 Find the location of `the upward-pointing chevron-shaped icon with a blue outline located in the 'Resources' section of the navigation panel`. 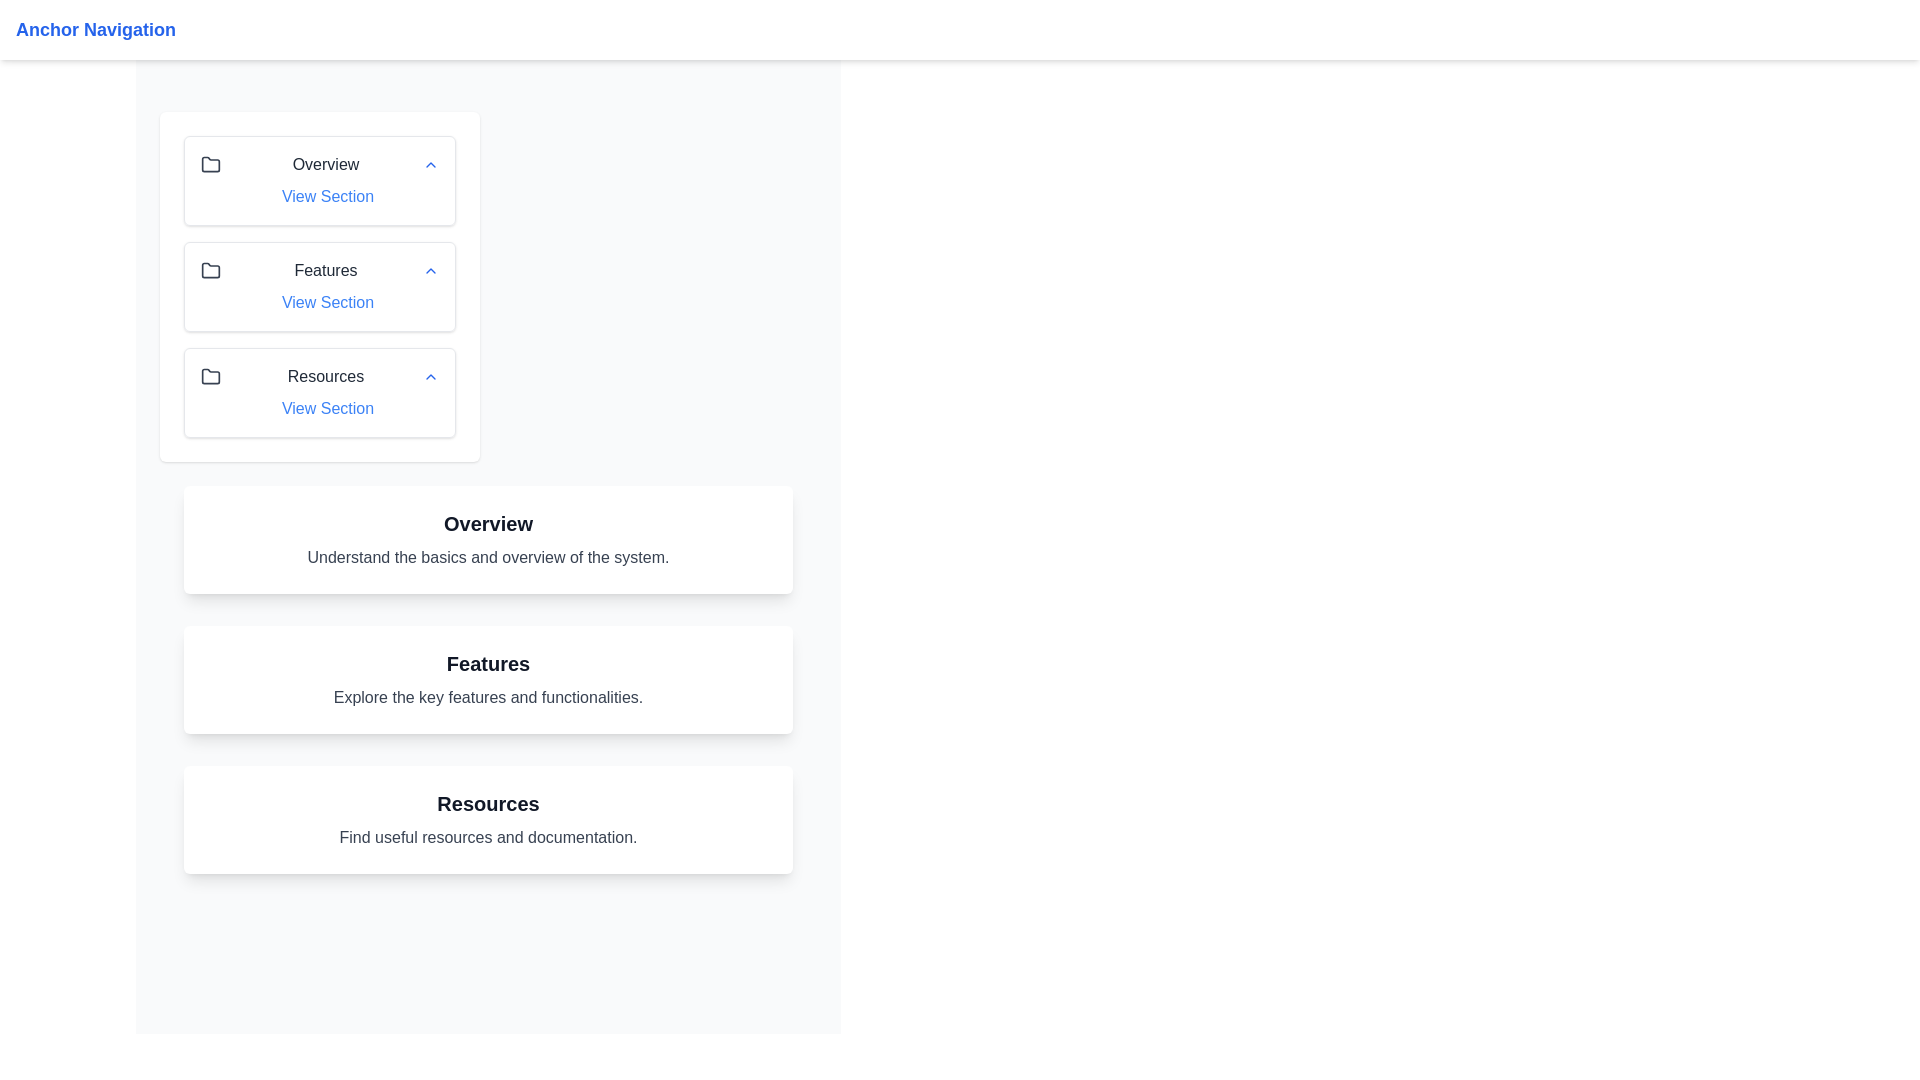

the upward-pointing chevron-shaped icon with a blue outline located in the 'Resources' section of the navigation panel is located at coordinates (430, 377).